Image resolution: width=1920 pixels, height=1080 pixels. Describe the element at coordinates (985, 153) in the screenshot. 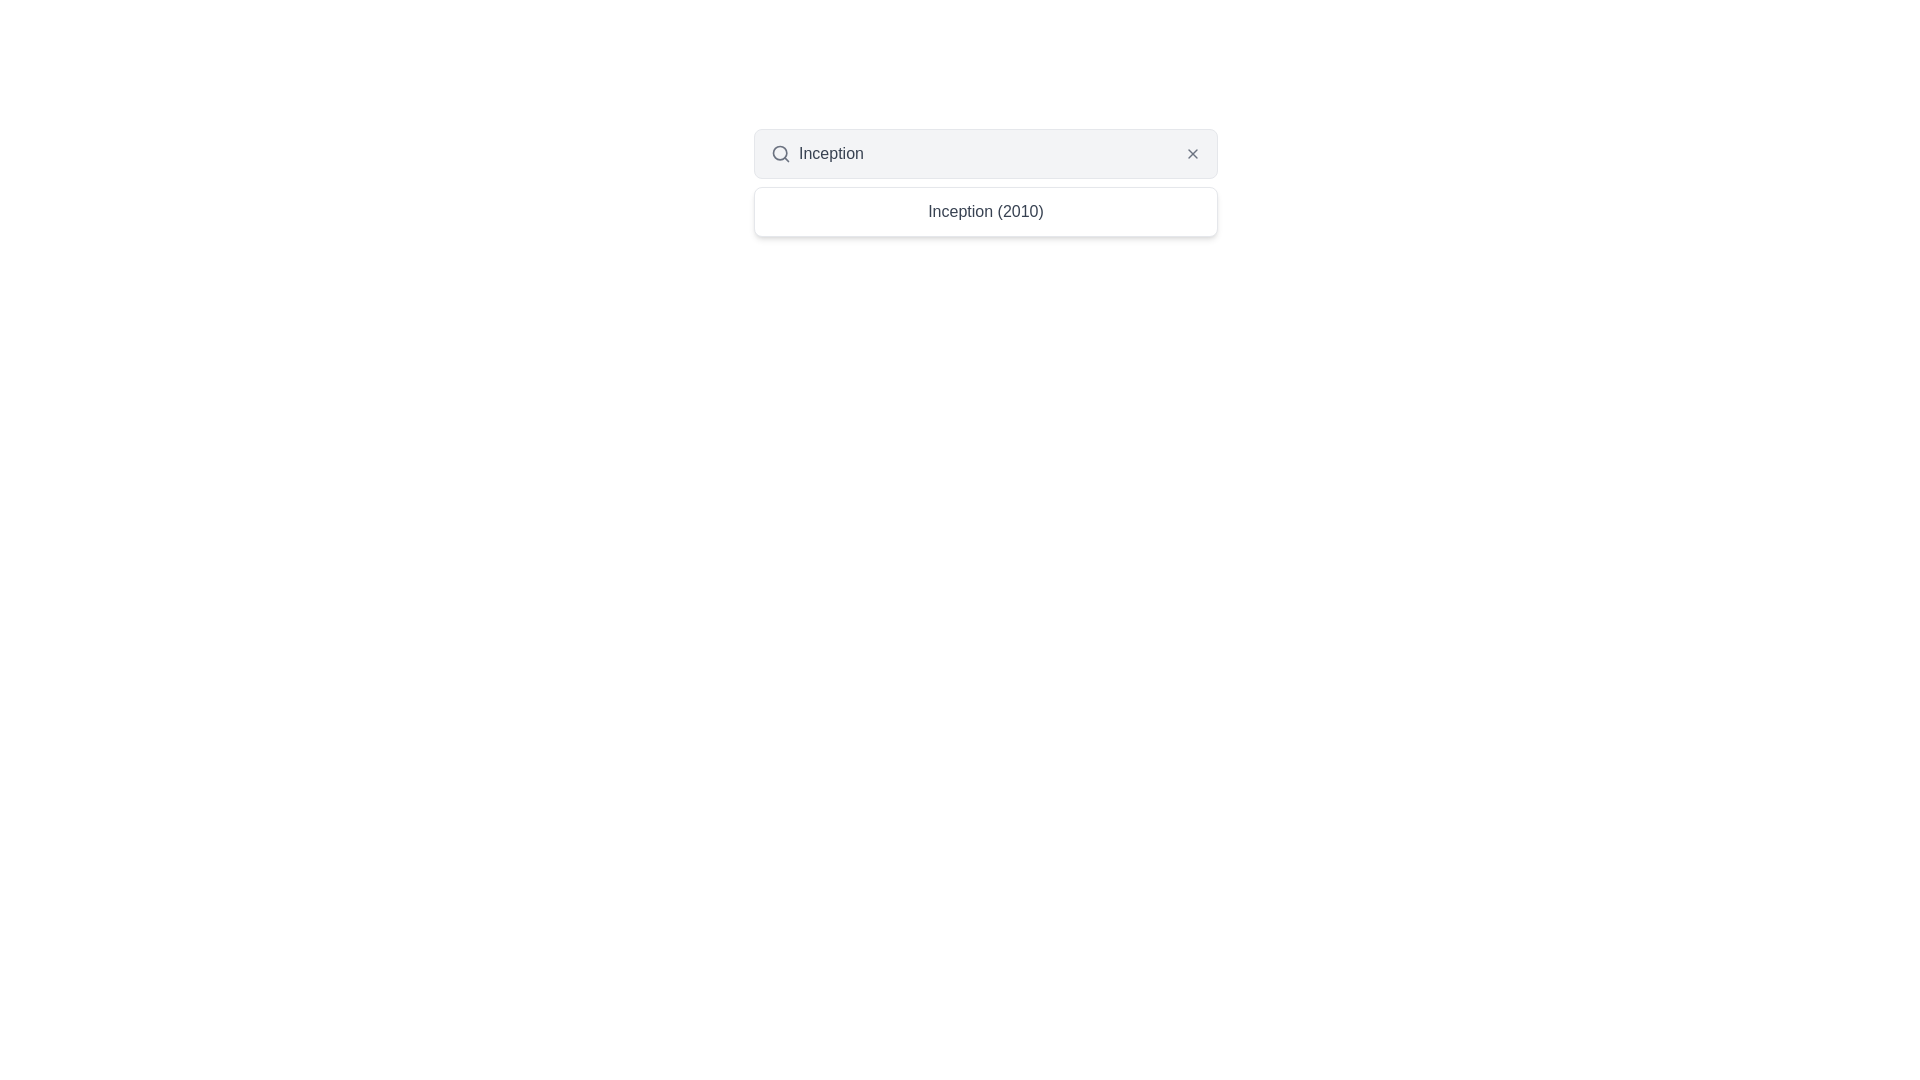

I see `the search input box located at the top-center of the interface to focus on it` at that location.